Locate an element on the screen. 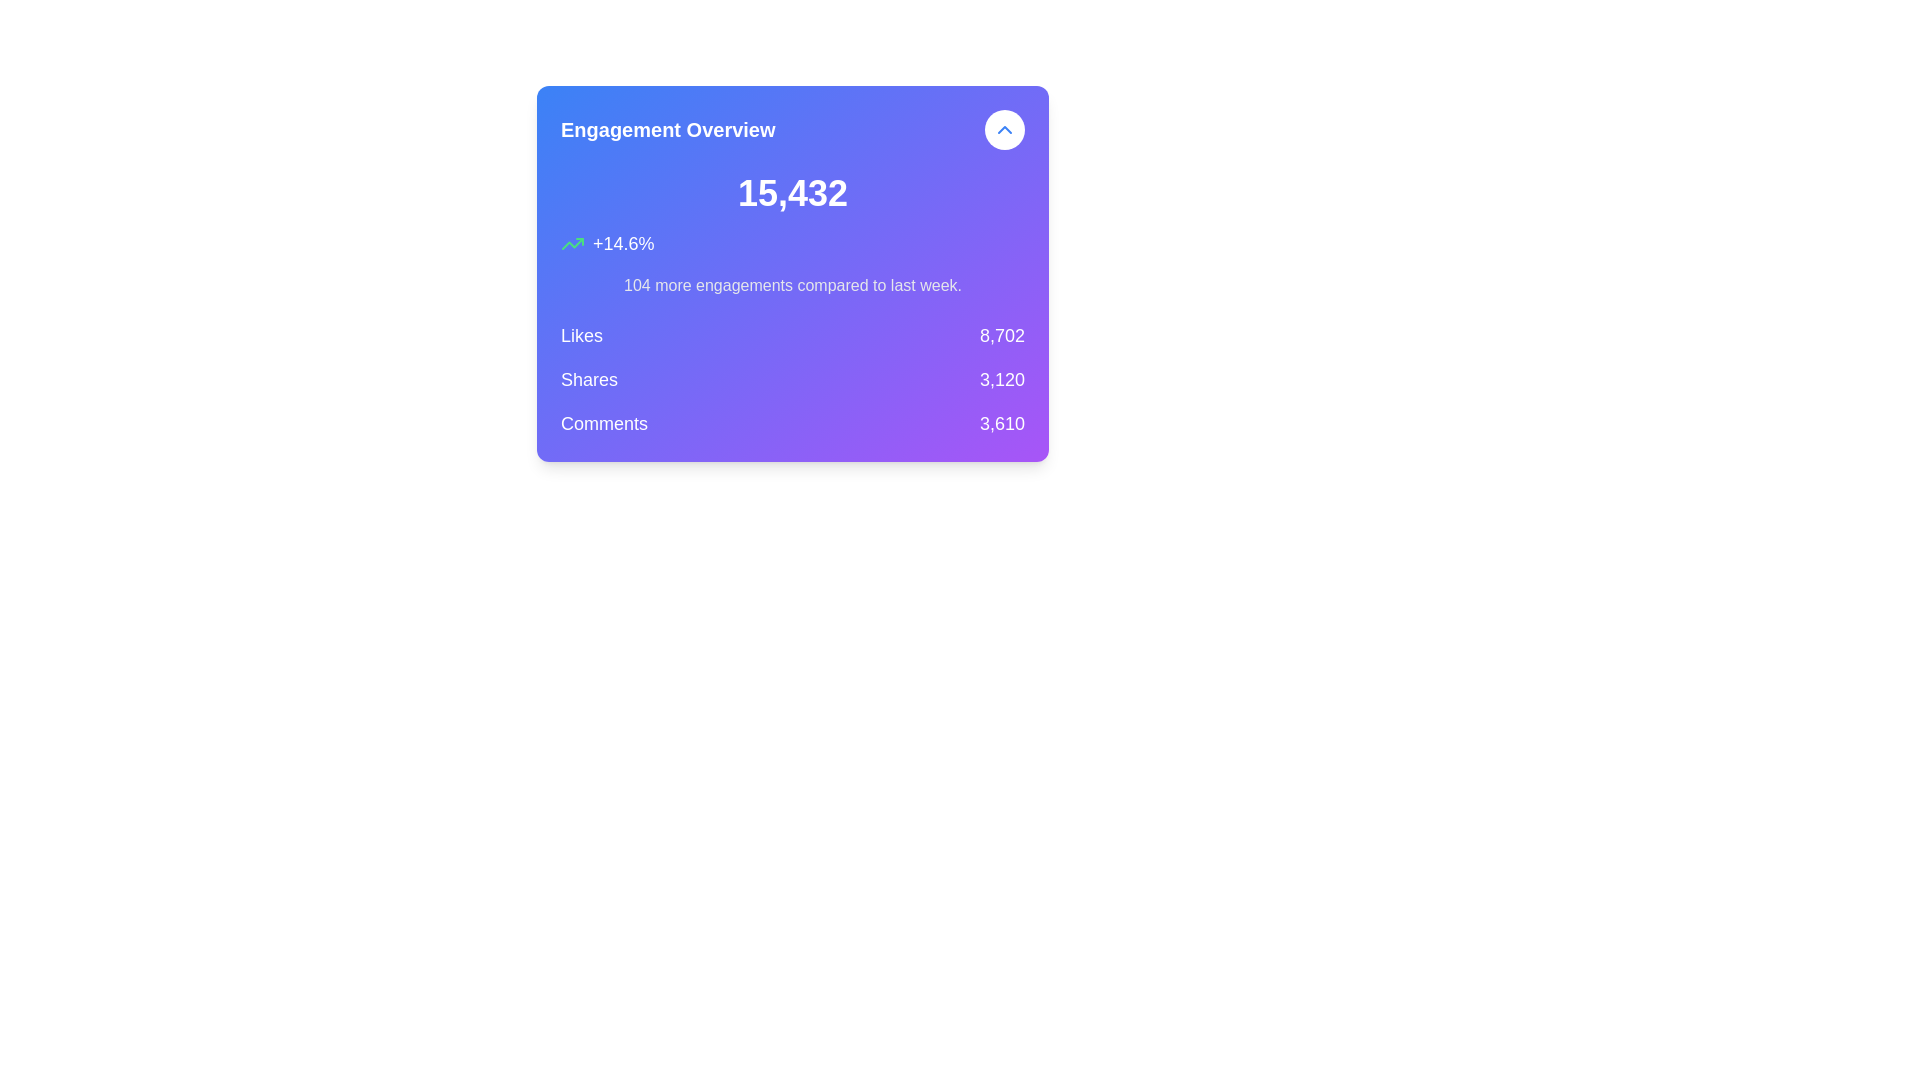 Image resolution: width=1920 pixels, height=1080 pixels. the button located at the top-right corner of the 'Engagement Overview' card is located at coordinates (1004, 130).